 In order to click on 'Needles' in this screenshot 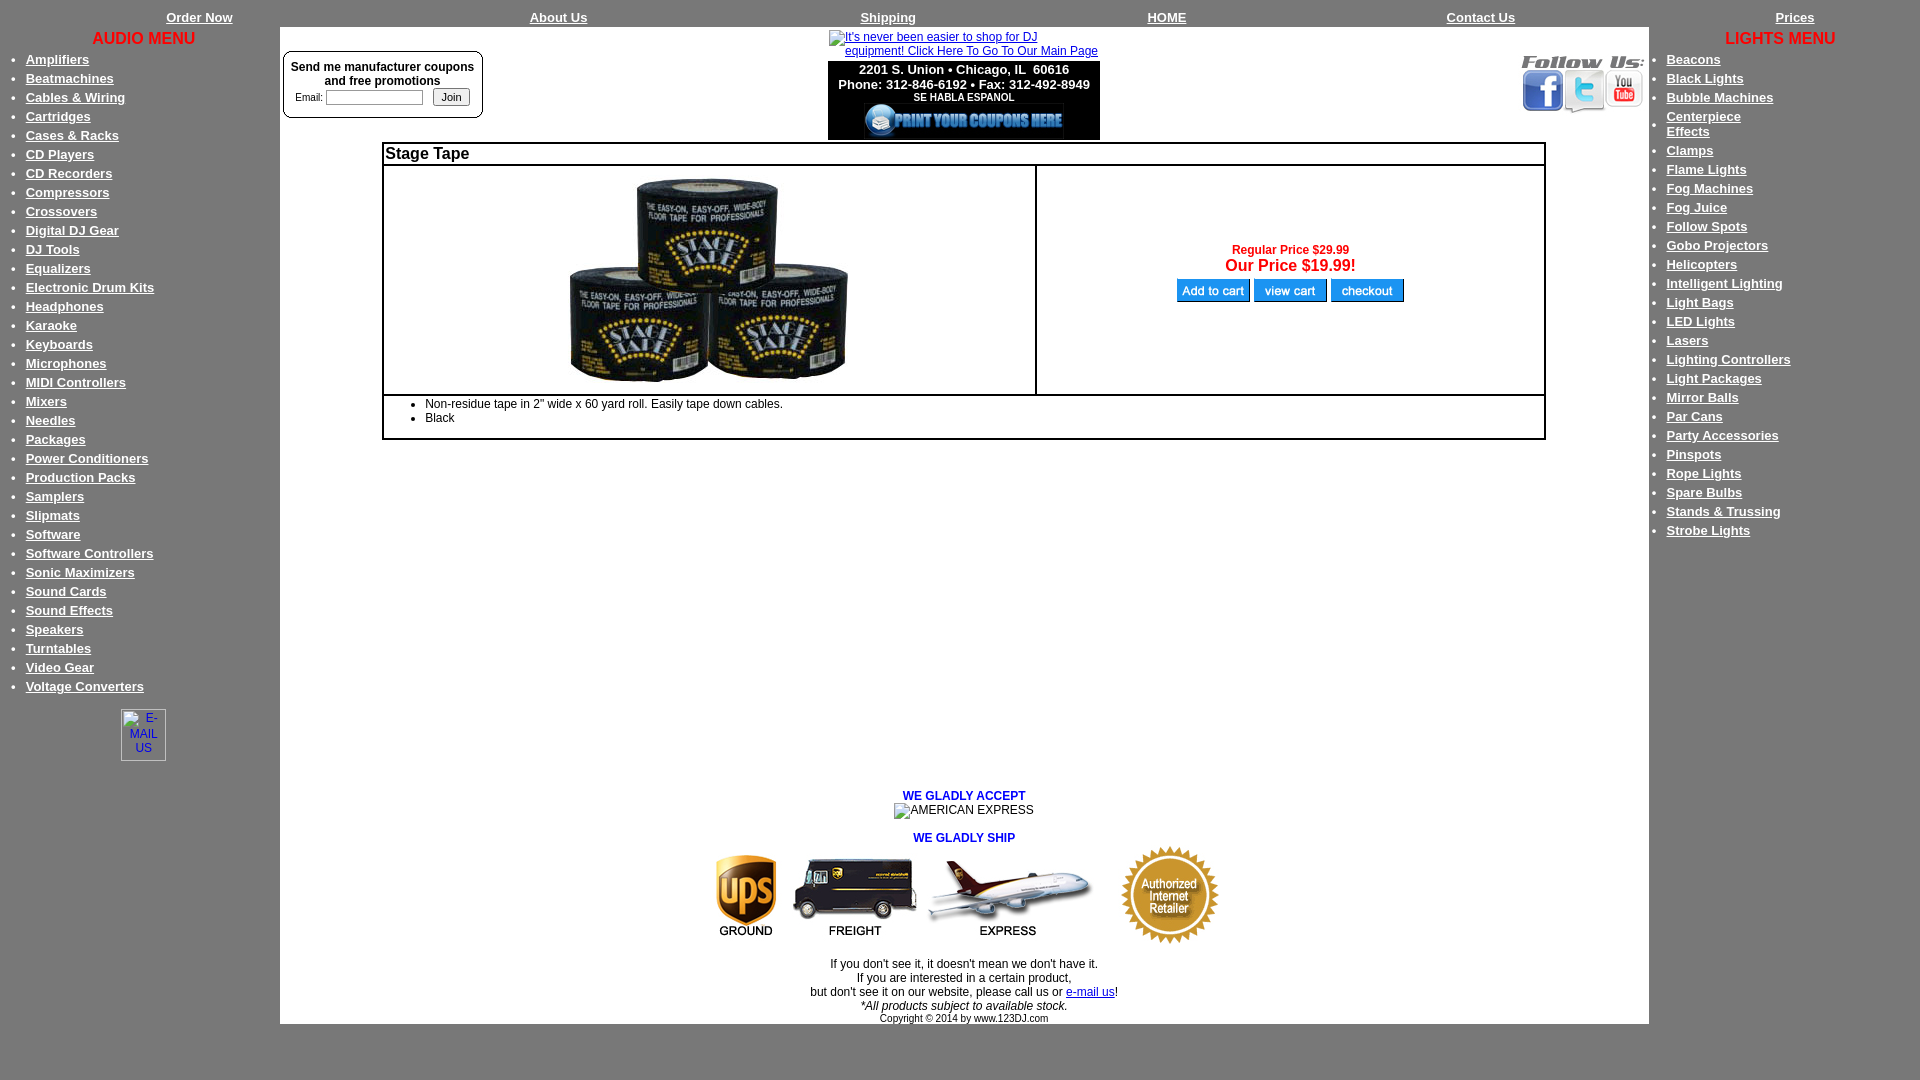, I will do `click(51, 419)`.